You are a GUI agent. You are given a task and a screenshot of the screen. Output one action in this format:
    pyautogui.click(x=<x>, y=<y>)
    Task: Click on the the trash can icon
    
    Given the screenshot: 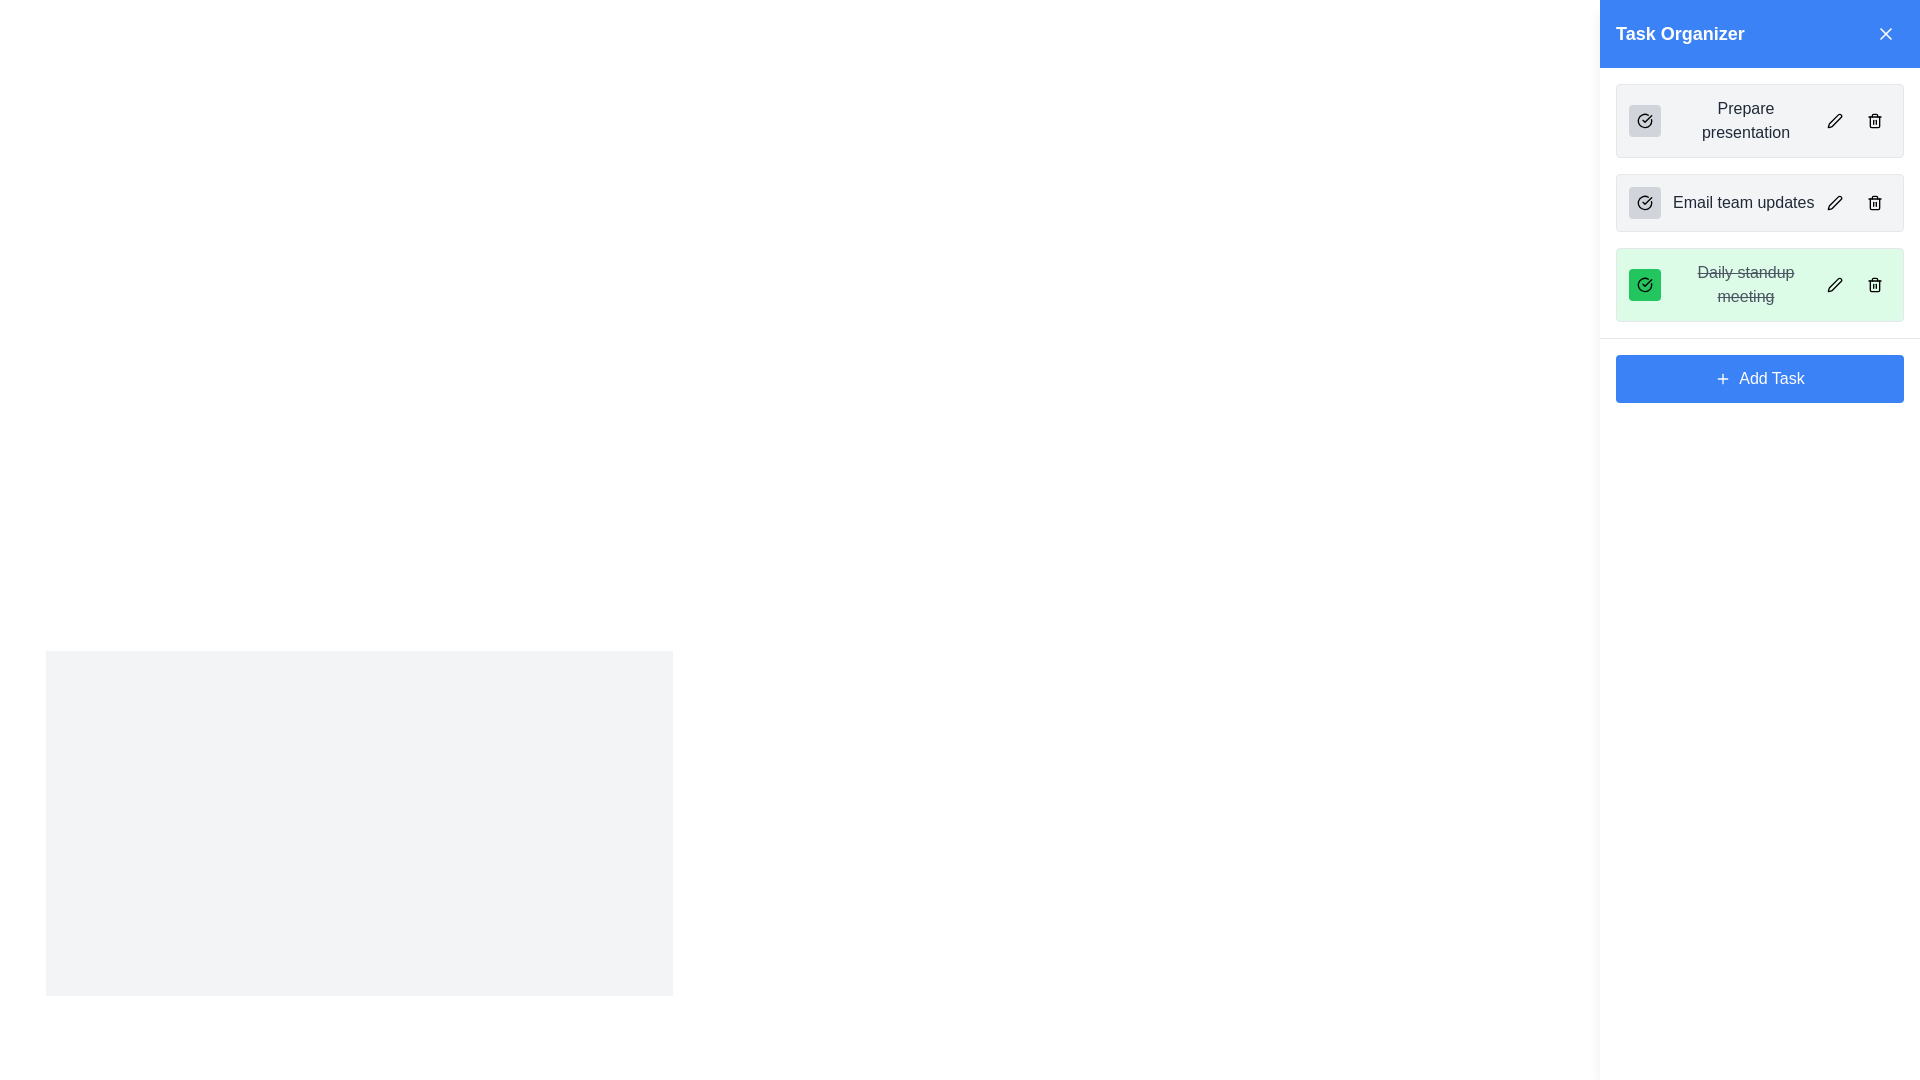 What is the action you would take?
    pyautogui.click(x=1874, y=120)
    